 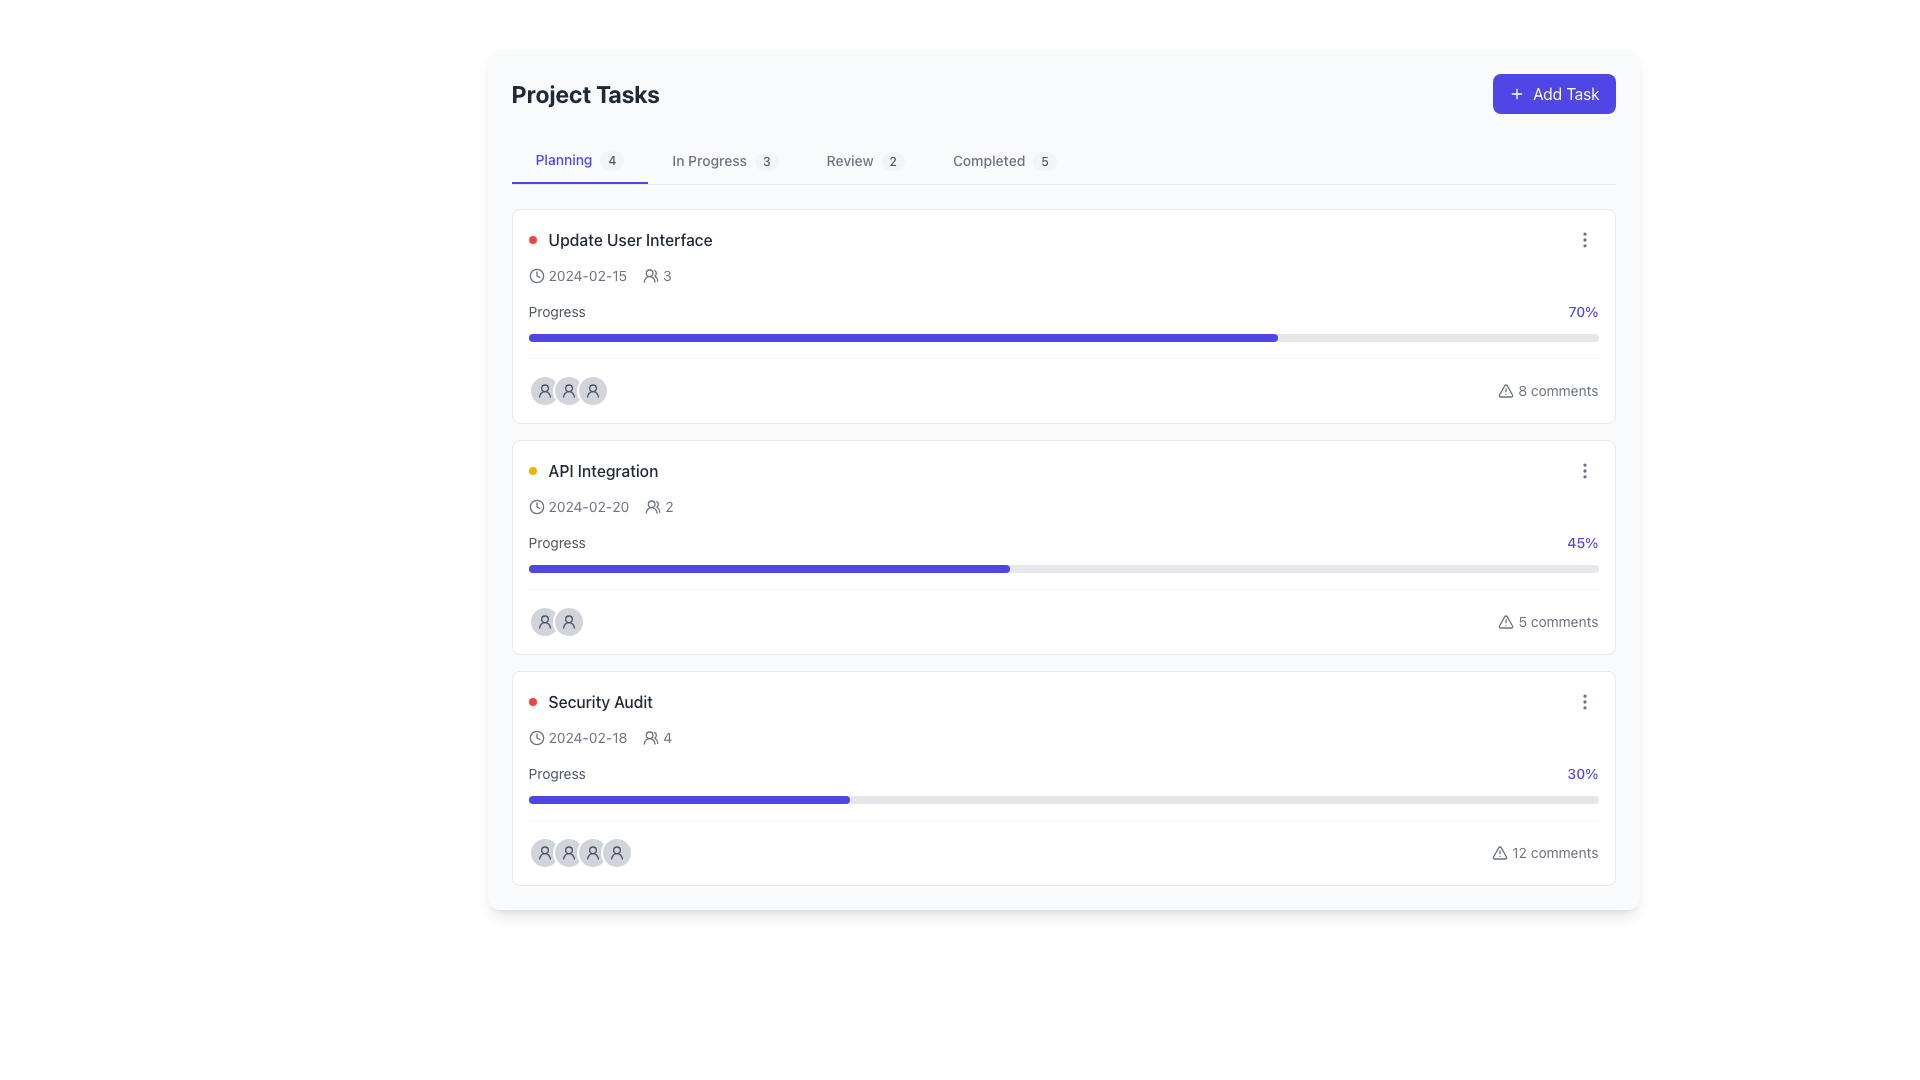 I want to click on the blue rounded progress bar segment indicating percentage completion within the 'Security Audit' task card for potential interaction, so click(x=689, y=798).